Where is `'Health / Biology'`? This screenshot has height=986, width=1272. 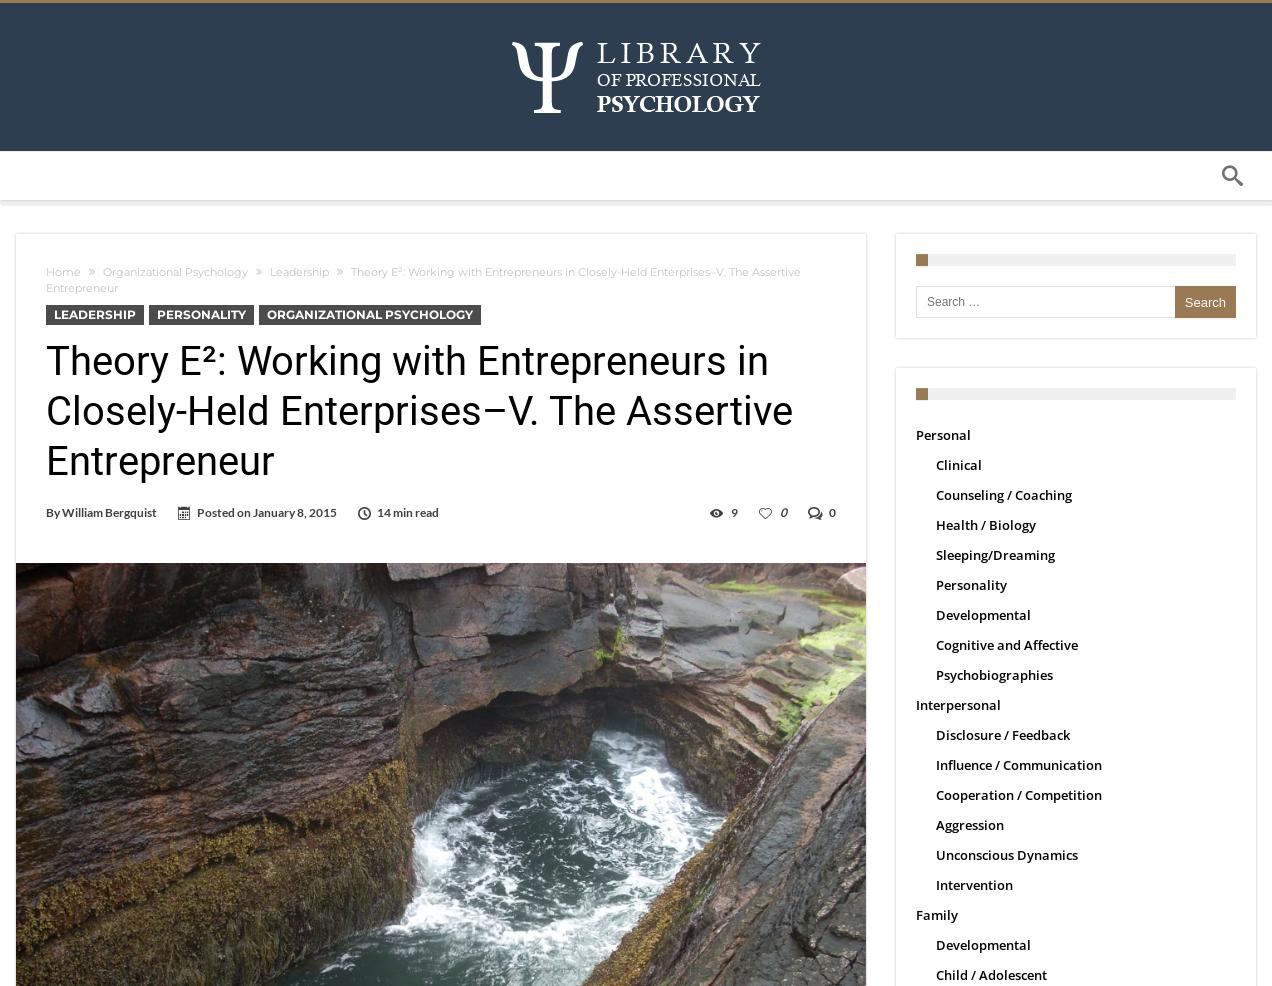 'Health / Biology' is located at coordinates (985, 524).